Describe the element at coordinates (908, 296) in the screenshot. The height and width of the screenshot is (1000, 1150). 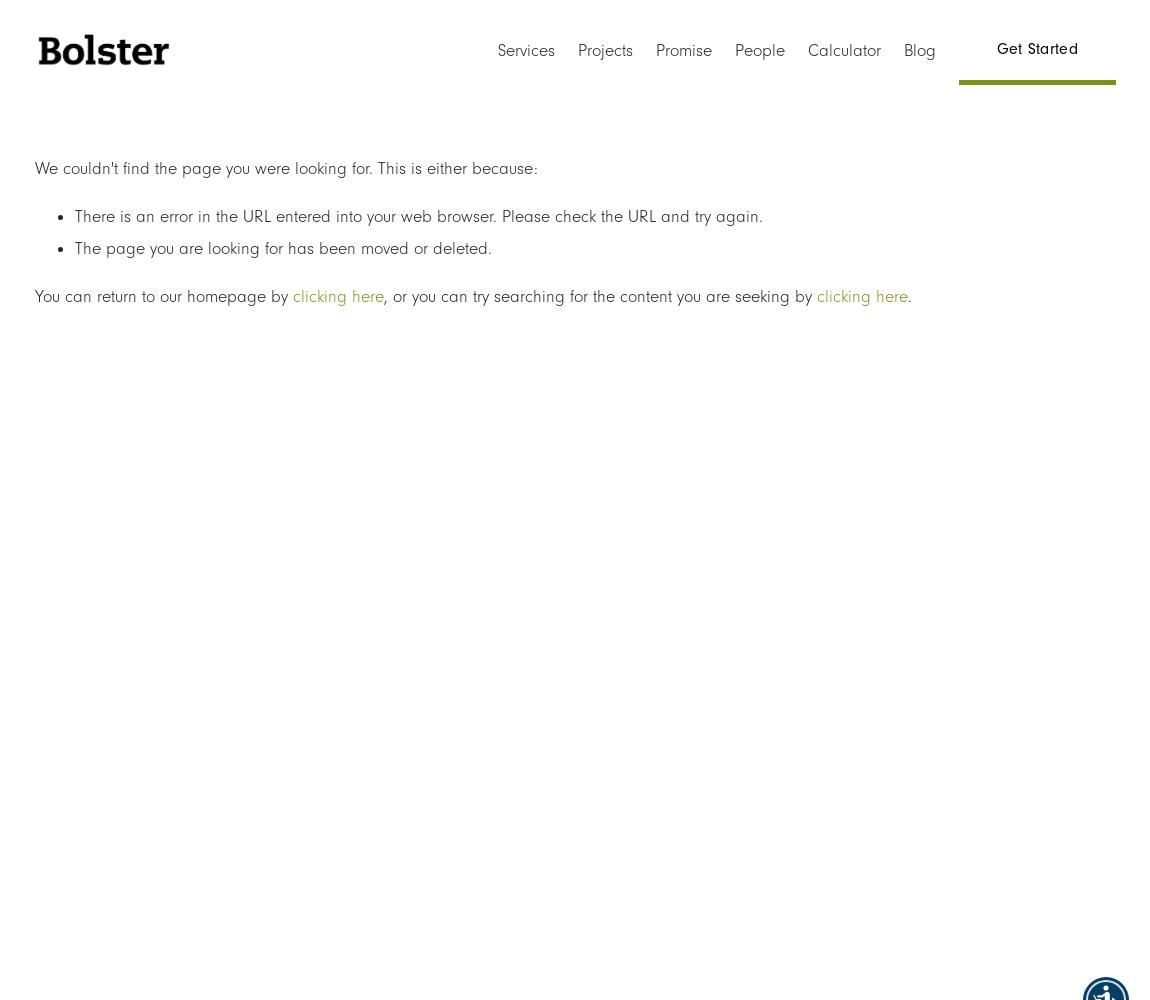
I see `'.'` at that location.